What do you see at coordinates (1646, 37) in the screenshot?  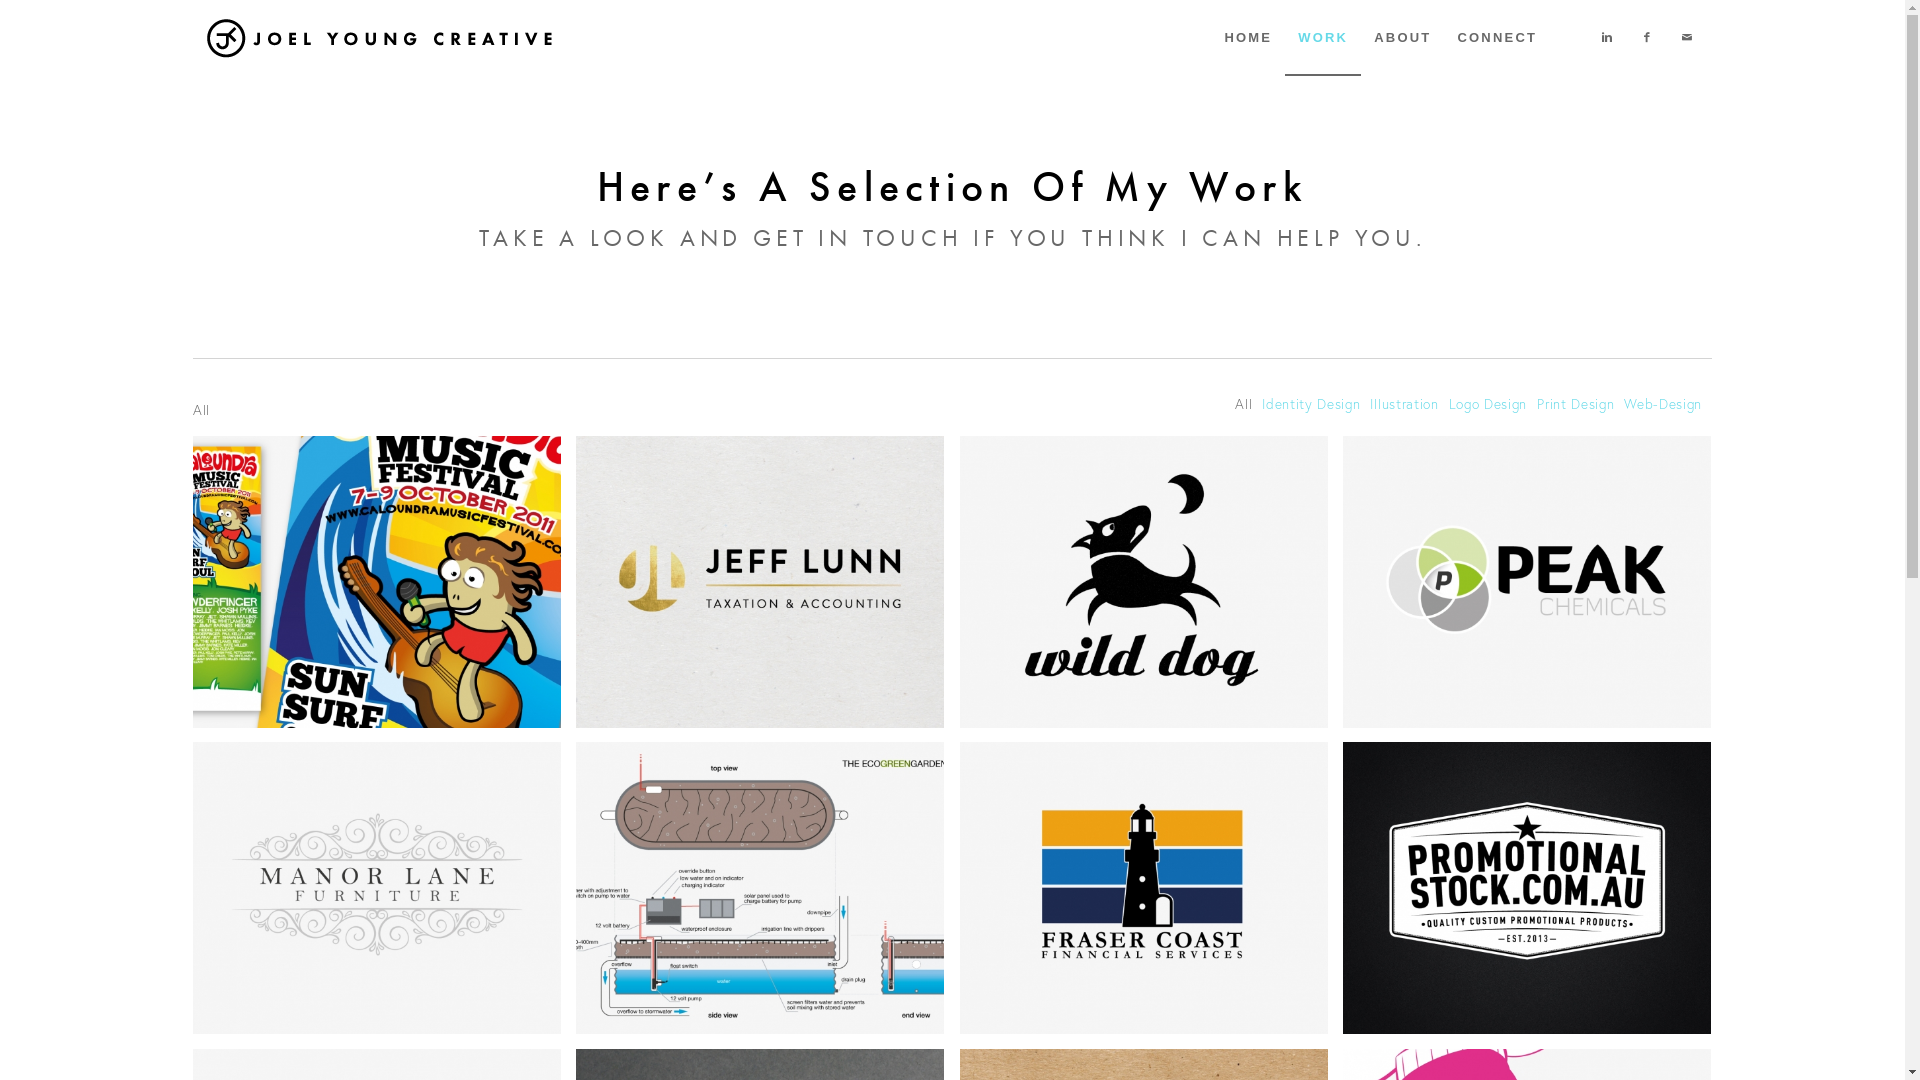 I see `'Facebook'` at bounding box center [1646, 37].